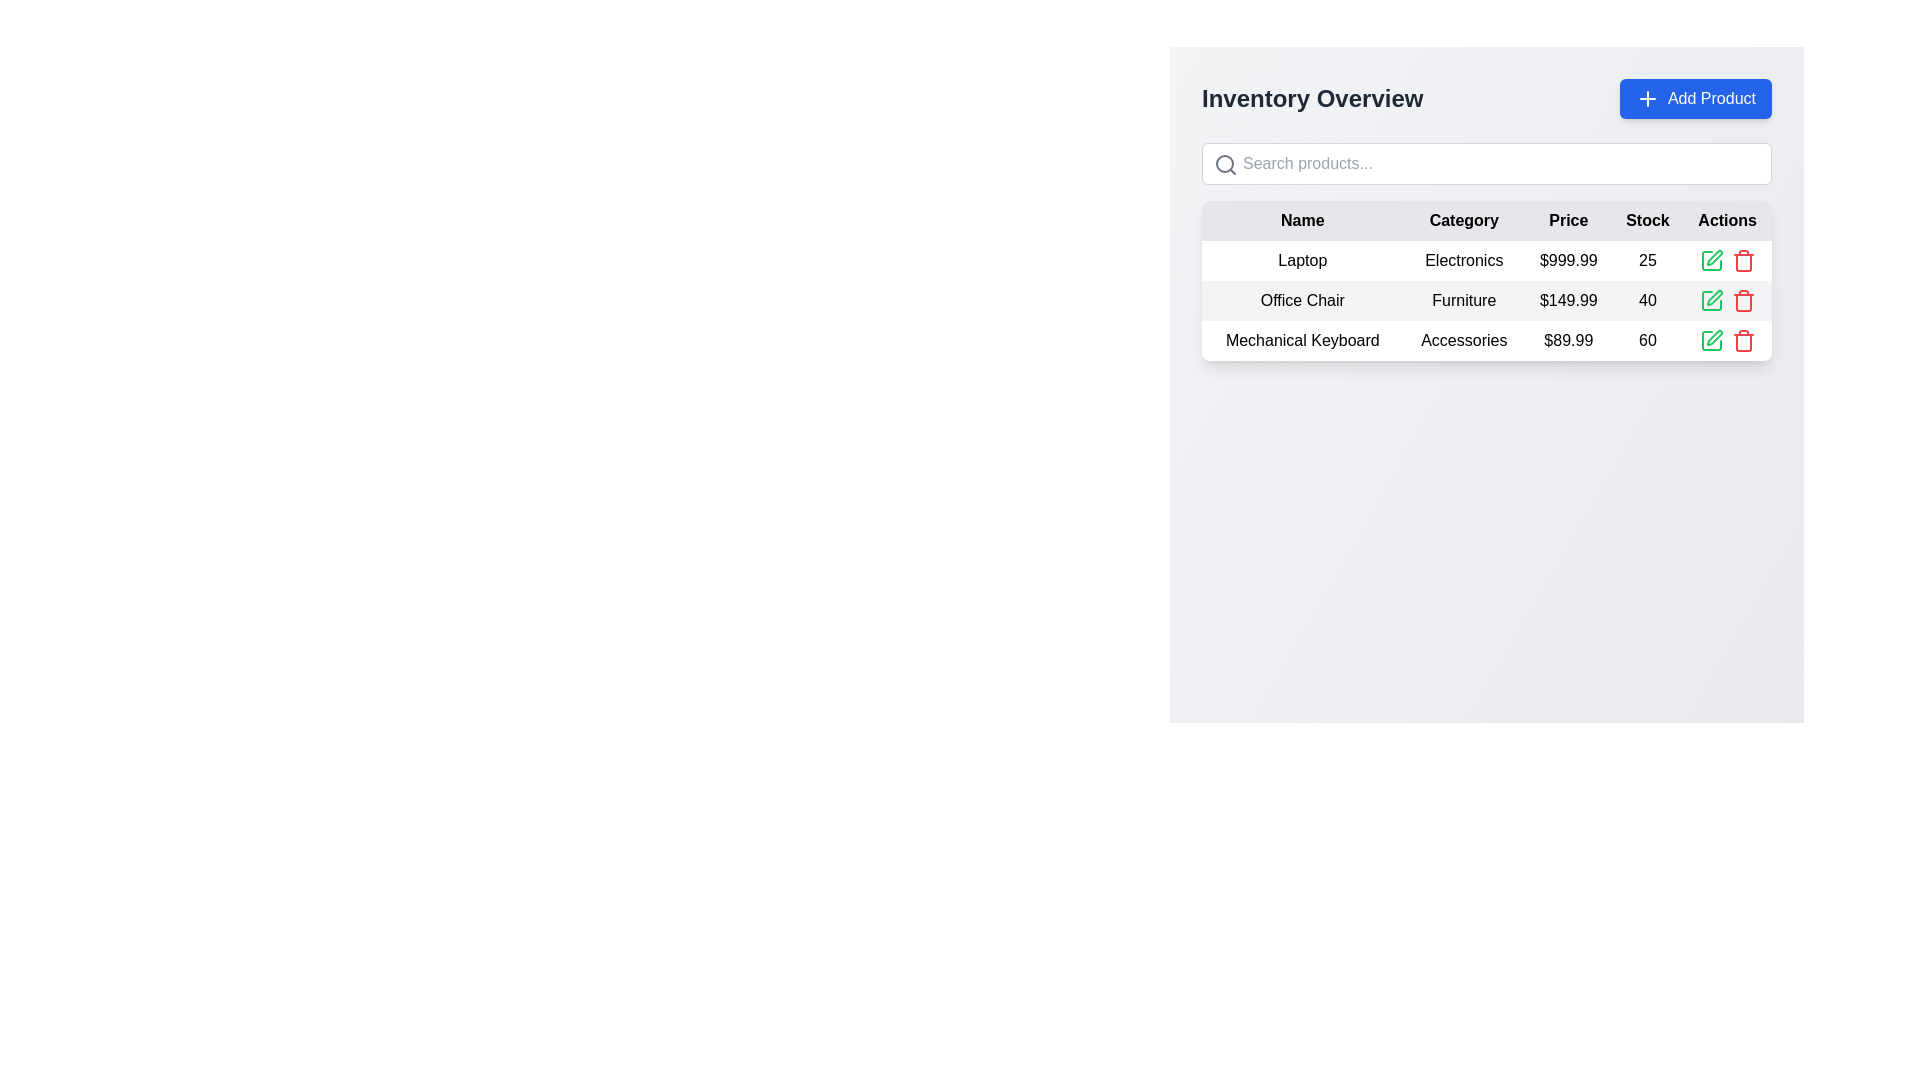  Describe the element at coordinates (1710, 339) in the screenshot. I see `the edit button located in the 'Actions' column of the last row in the table` at that location.